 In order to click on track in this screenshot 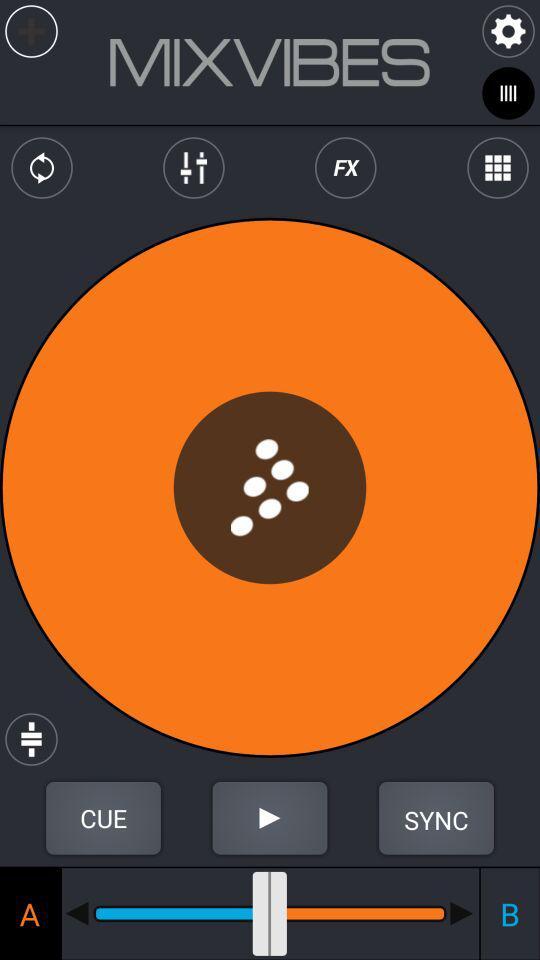, I will do `click(30, 30)`.